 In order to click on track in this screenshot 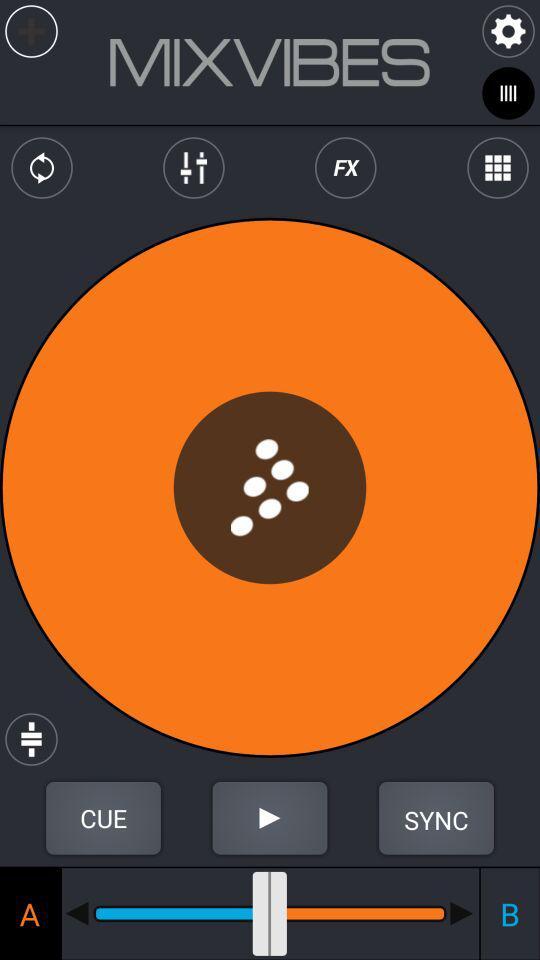, I will do `click(30, 30)`.